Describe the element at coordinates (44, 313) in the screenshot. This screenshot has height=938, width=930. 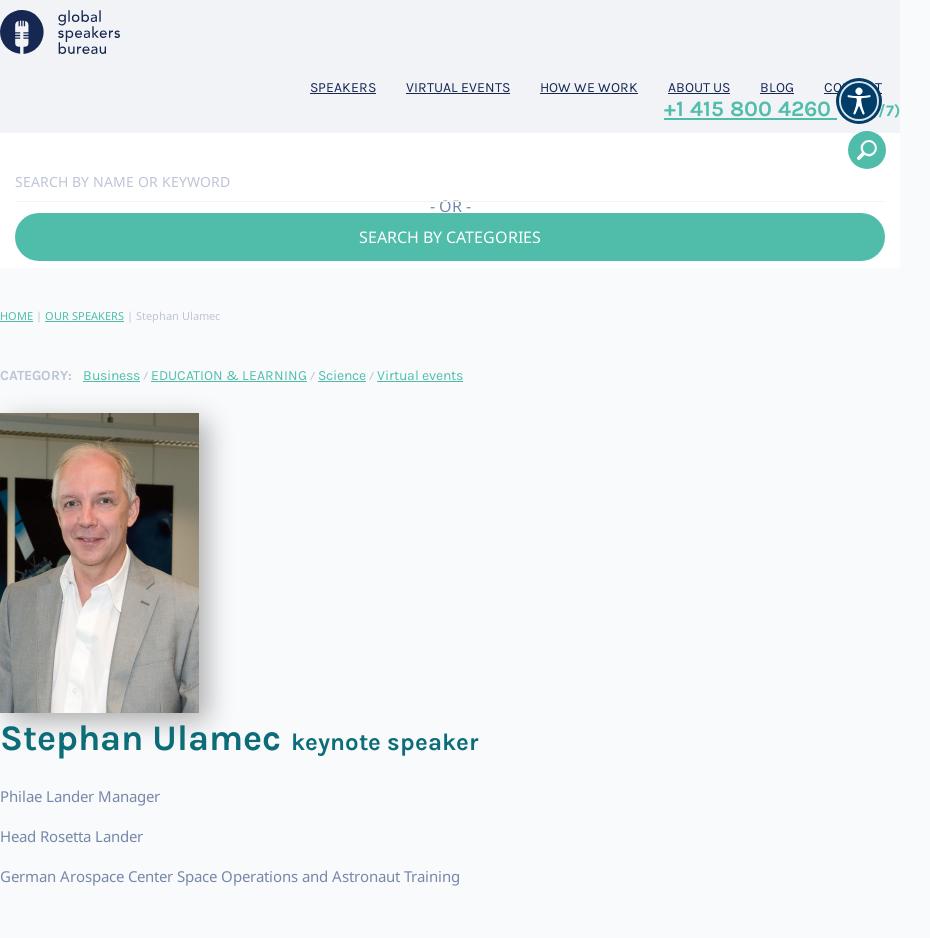
I see `'OUR SPEAKERS'` at that location.